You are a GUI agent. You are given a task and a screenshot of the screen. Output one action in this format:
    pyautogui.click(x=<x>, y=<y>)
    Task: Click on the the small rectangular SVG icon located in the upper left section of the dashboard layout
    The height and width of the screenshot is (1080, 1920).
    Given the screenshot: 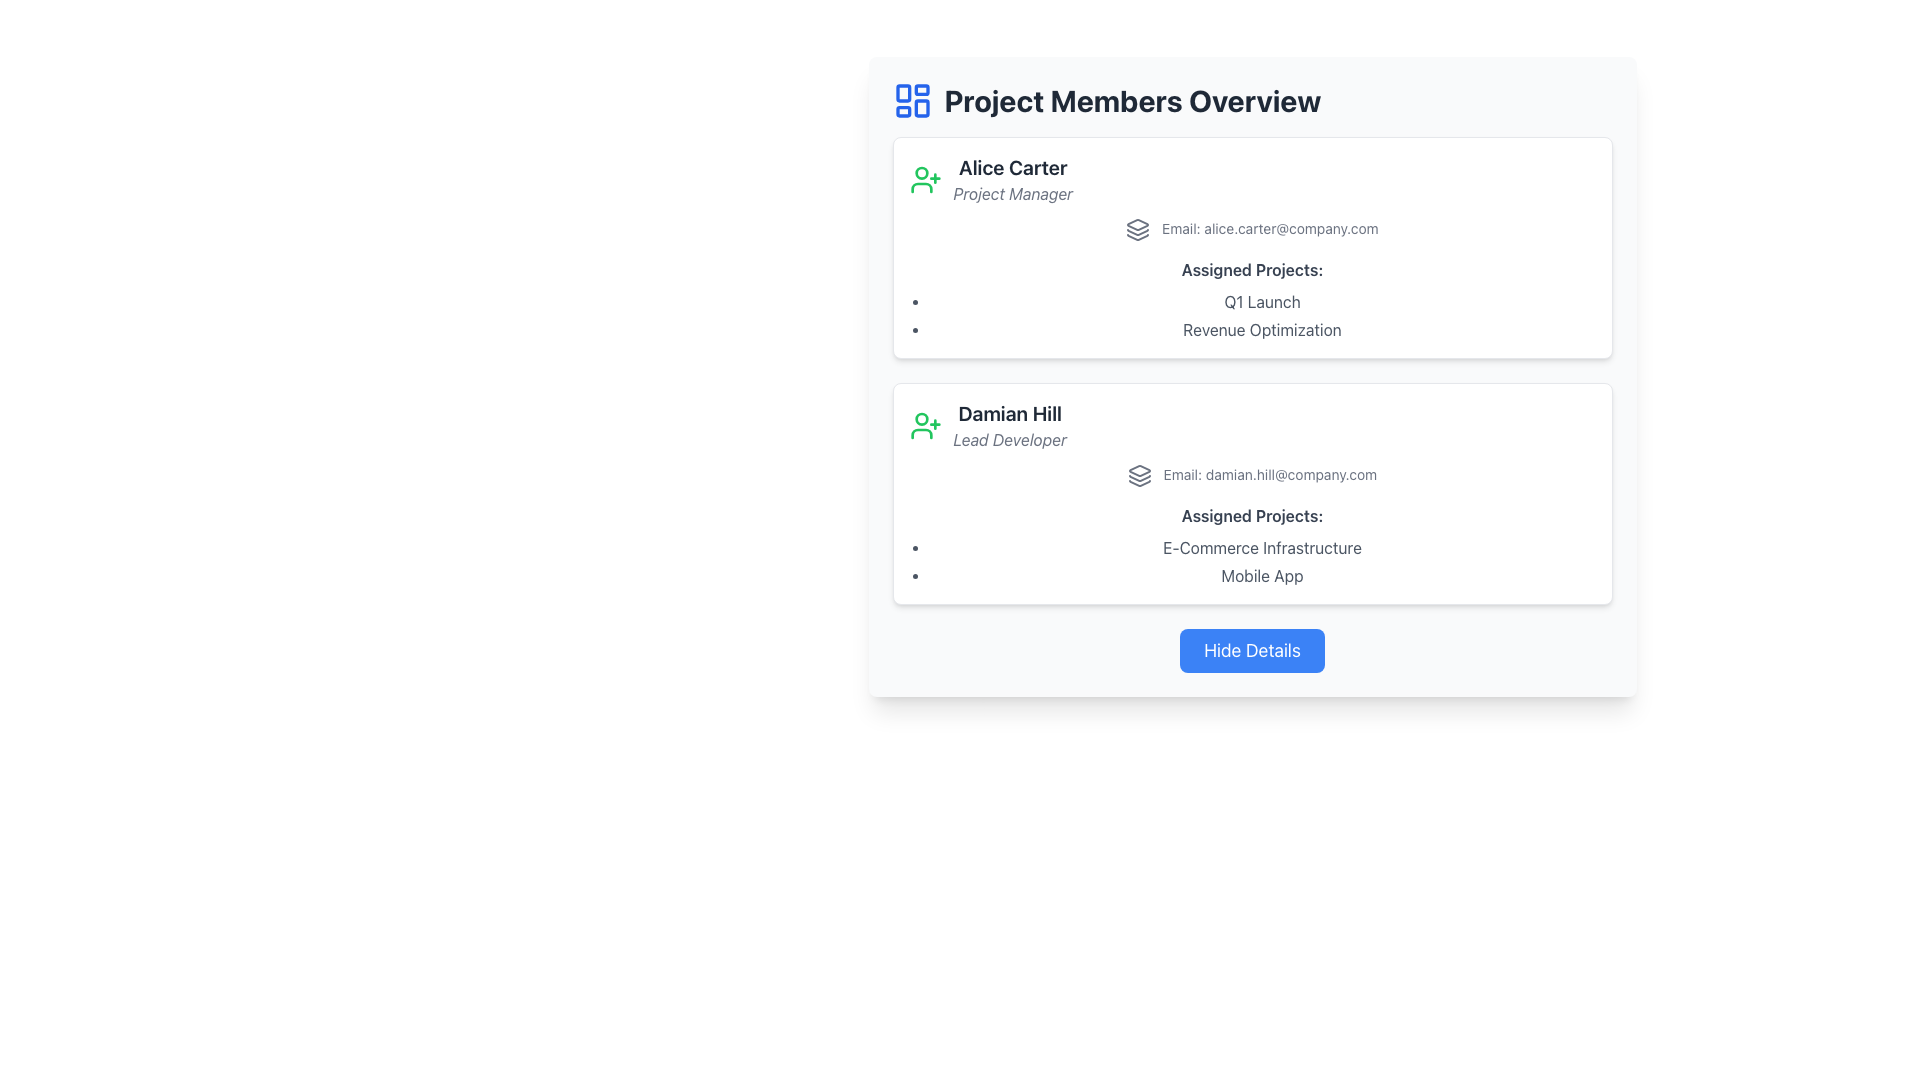 What is the action you would take?
    pyautogui.click(x=902, y=93)
    